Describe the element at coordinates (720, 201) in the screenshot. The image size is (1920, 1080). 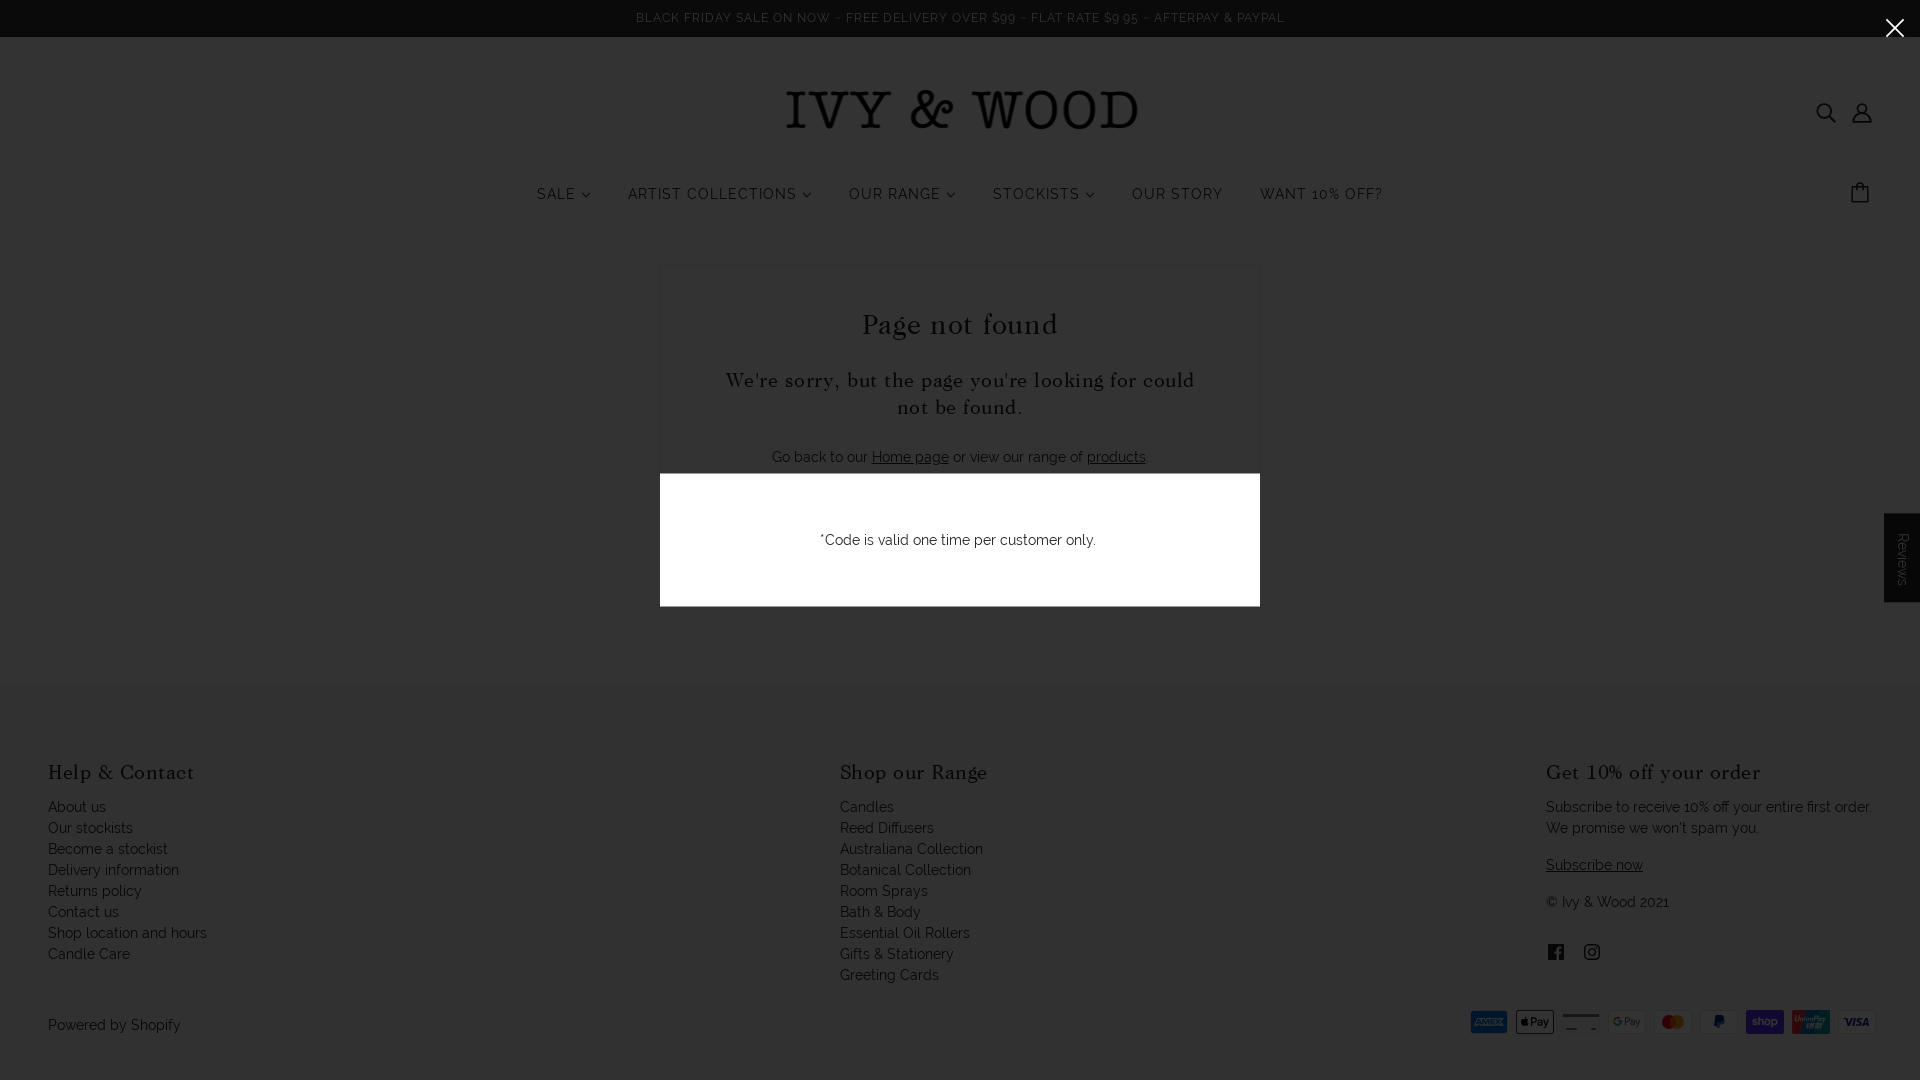
I see `'ARTIST COLLECTIONS'` at that location.